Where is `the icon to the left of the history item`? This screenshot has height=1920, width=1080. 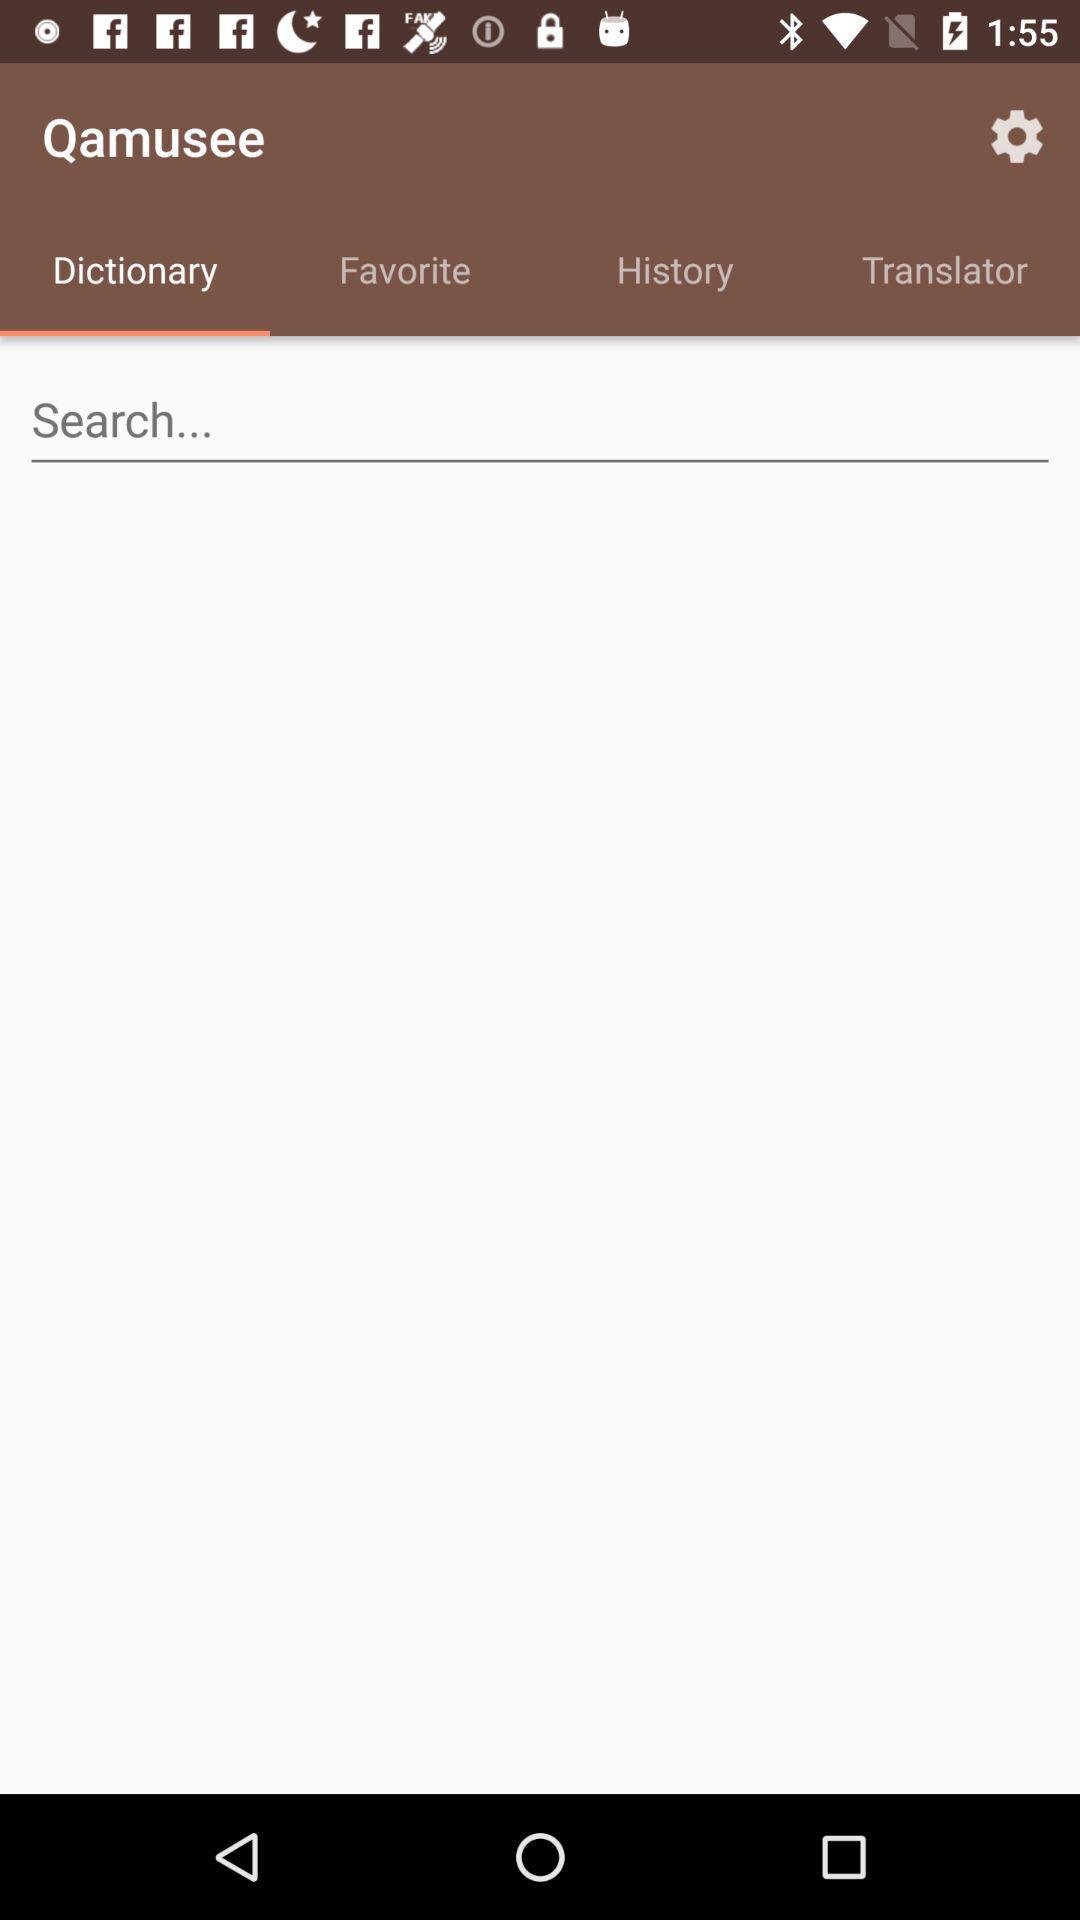
the icon to the left of the history item is located at coordinates (405, 272).